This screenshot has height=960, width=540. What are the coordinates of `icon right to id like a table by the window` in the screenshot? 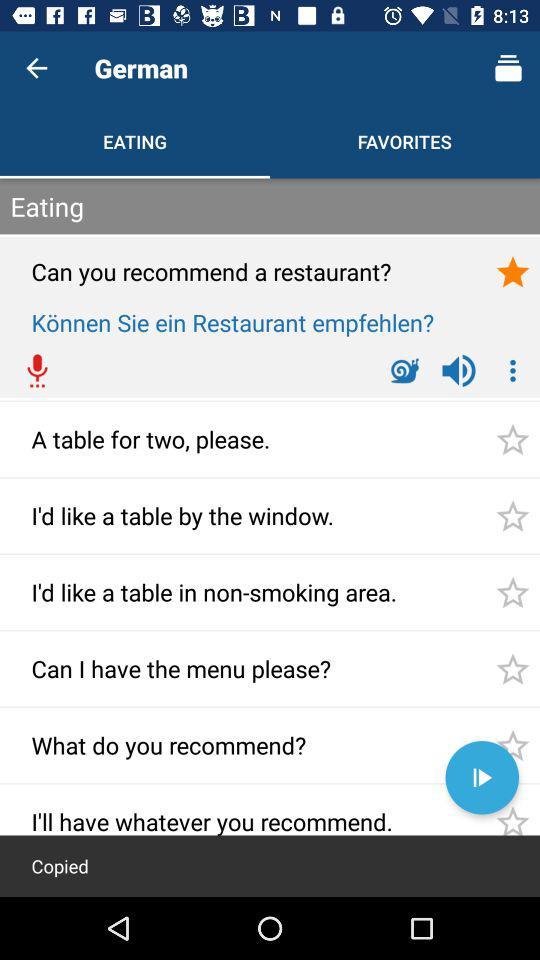 It's located at (513, 515).